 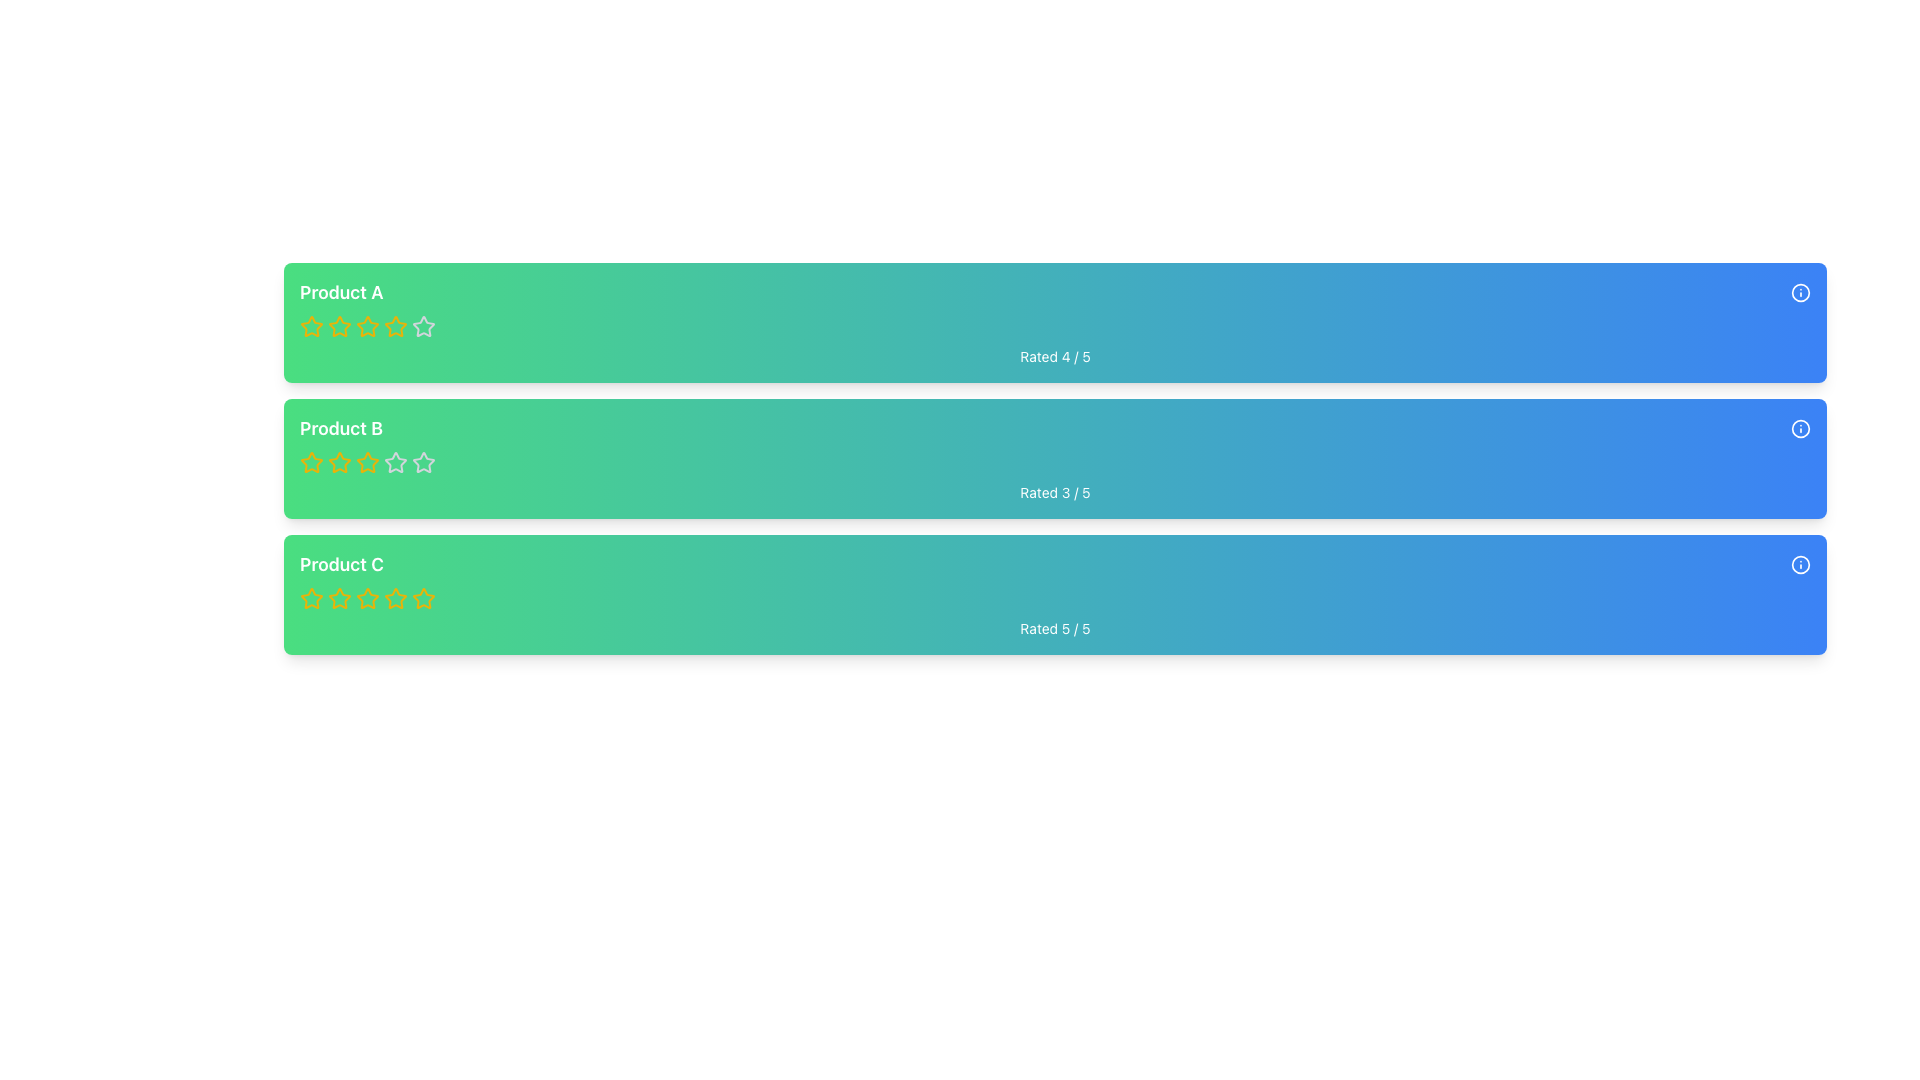 I want to click on the circular element with a blue outline that represents information, located at the center of the information icon on the right side of the 'Product B' blue bar, so click(x=1800, y=427).